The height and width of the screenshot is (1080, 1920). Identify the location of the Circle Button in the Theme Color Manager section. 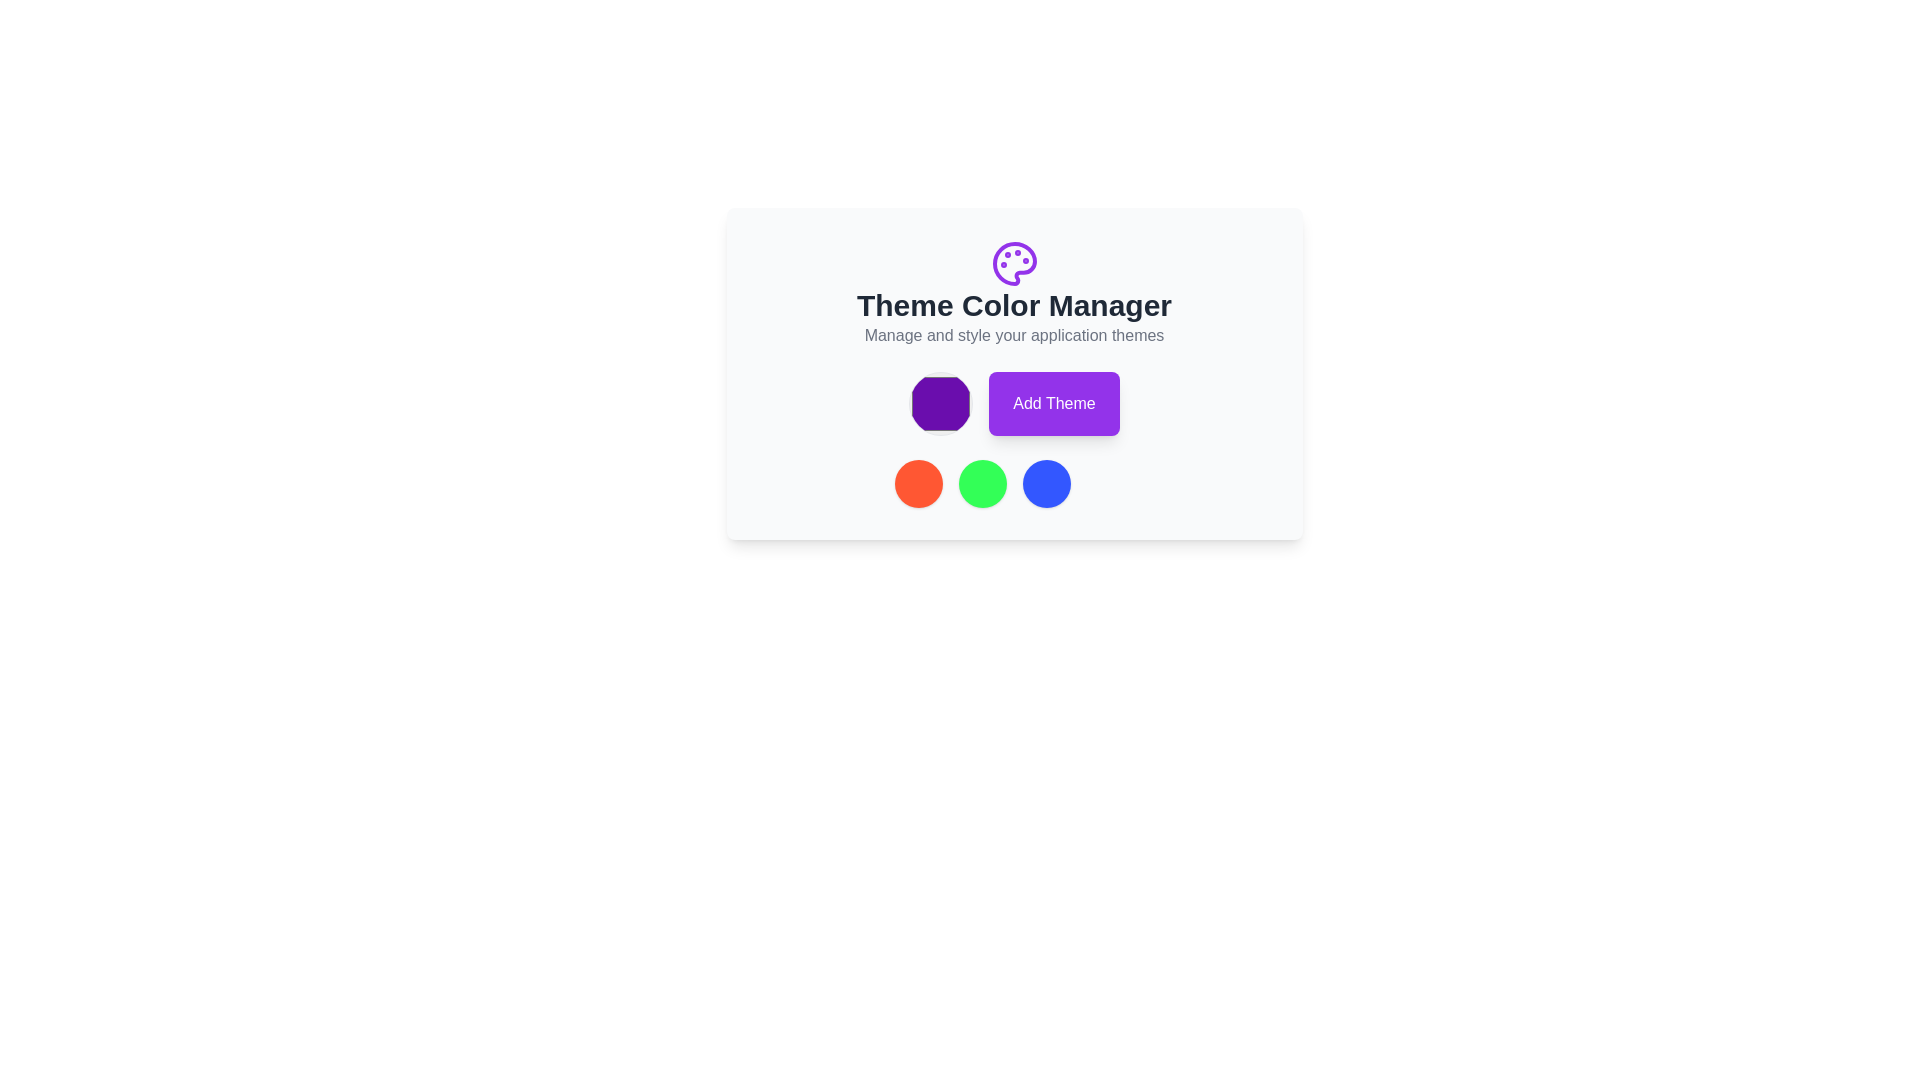
(917, 483).